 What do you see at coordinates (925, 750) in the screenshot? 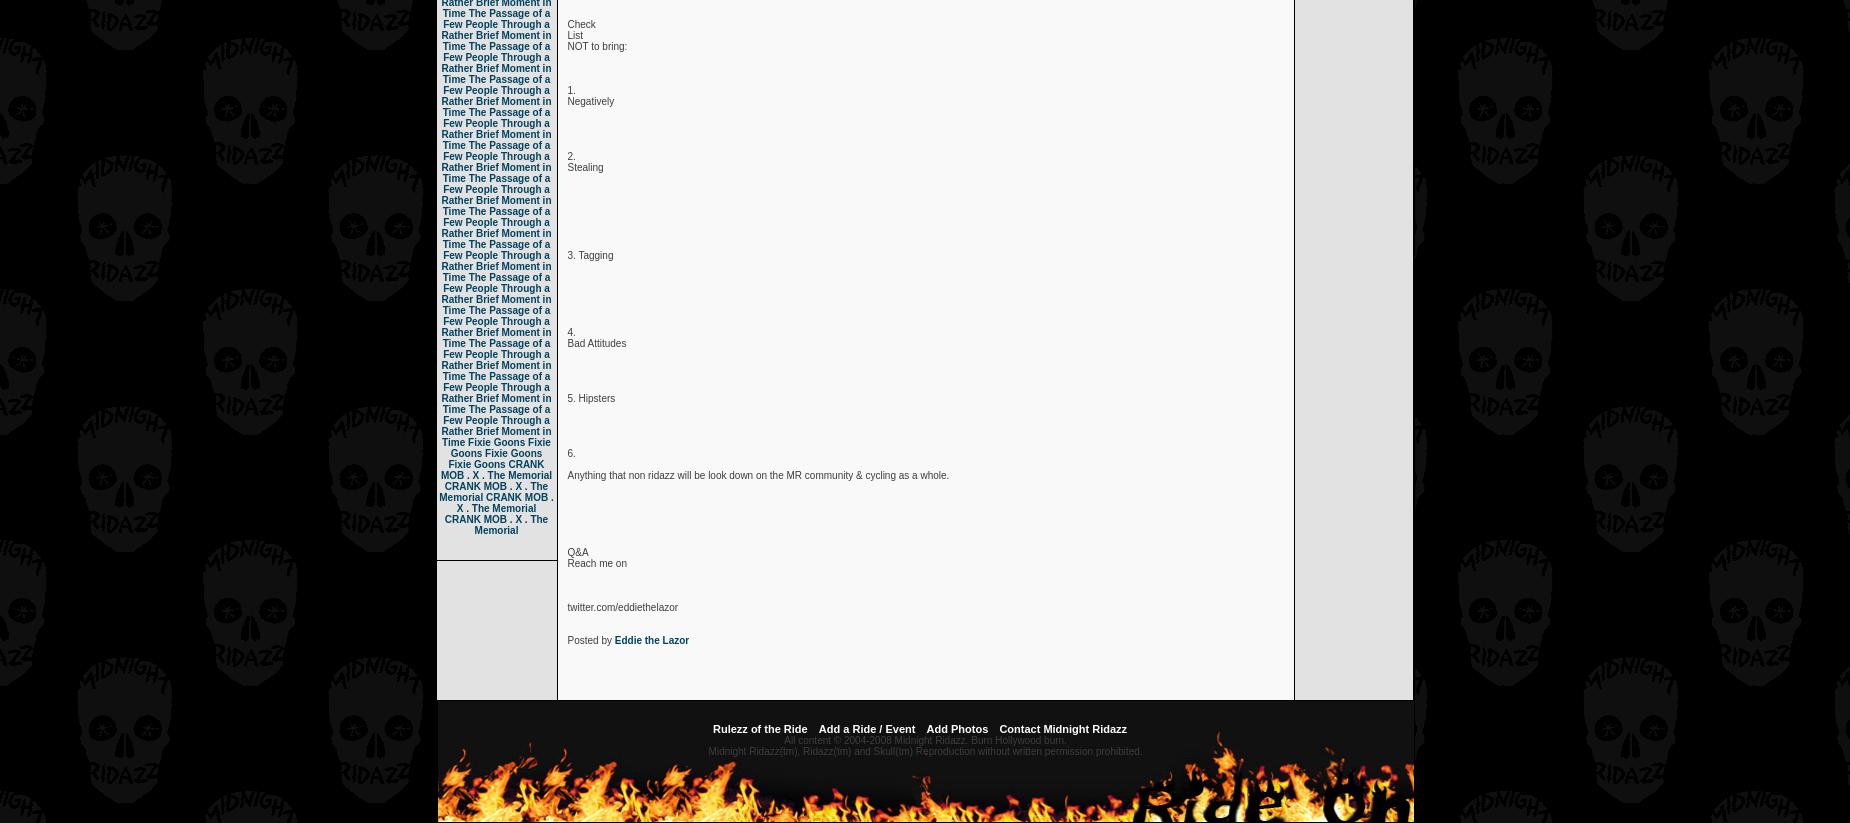
I see `'Midnight Ridazz(tm), Ridazz(tm) and Skull(tm) Reproduction without written permission prohibited.'` at bounding box center [925, 750].